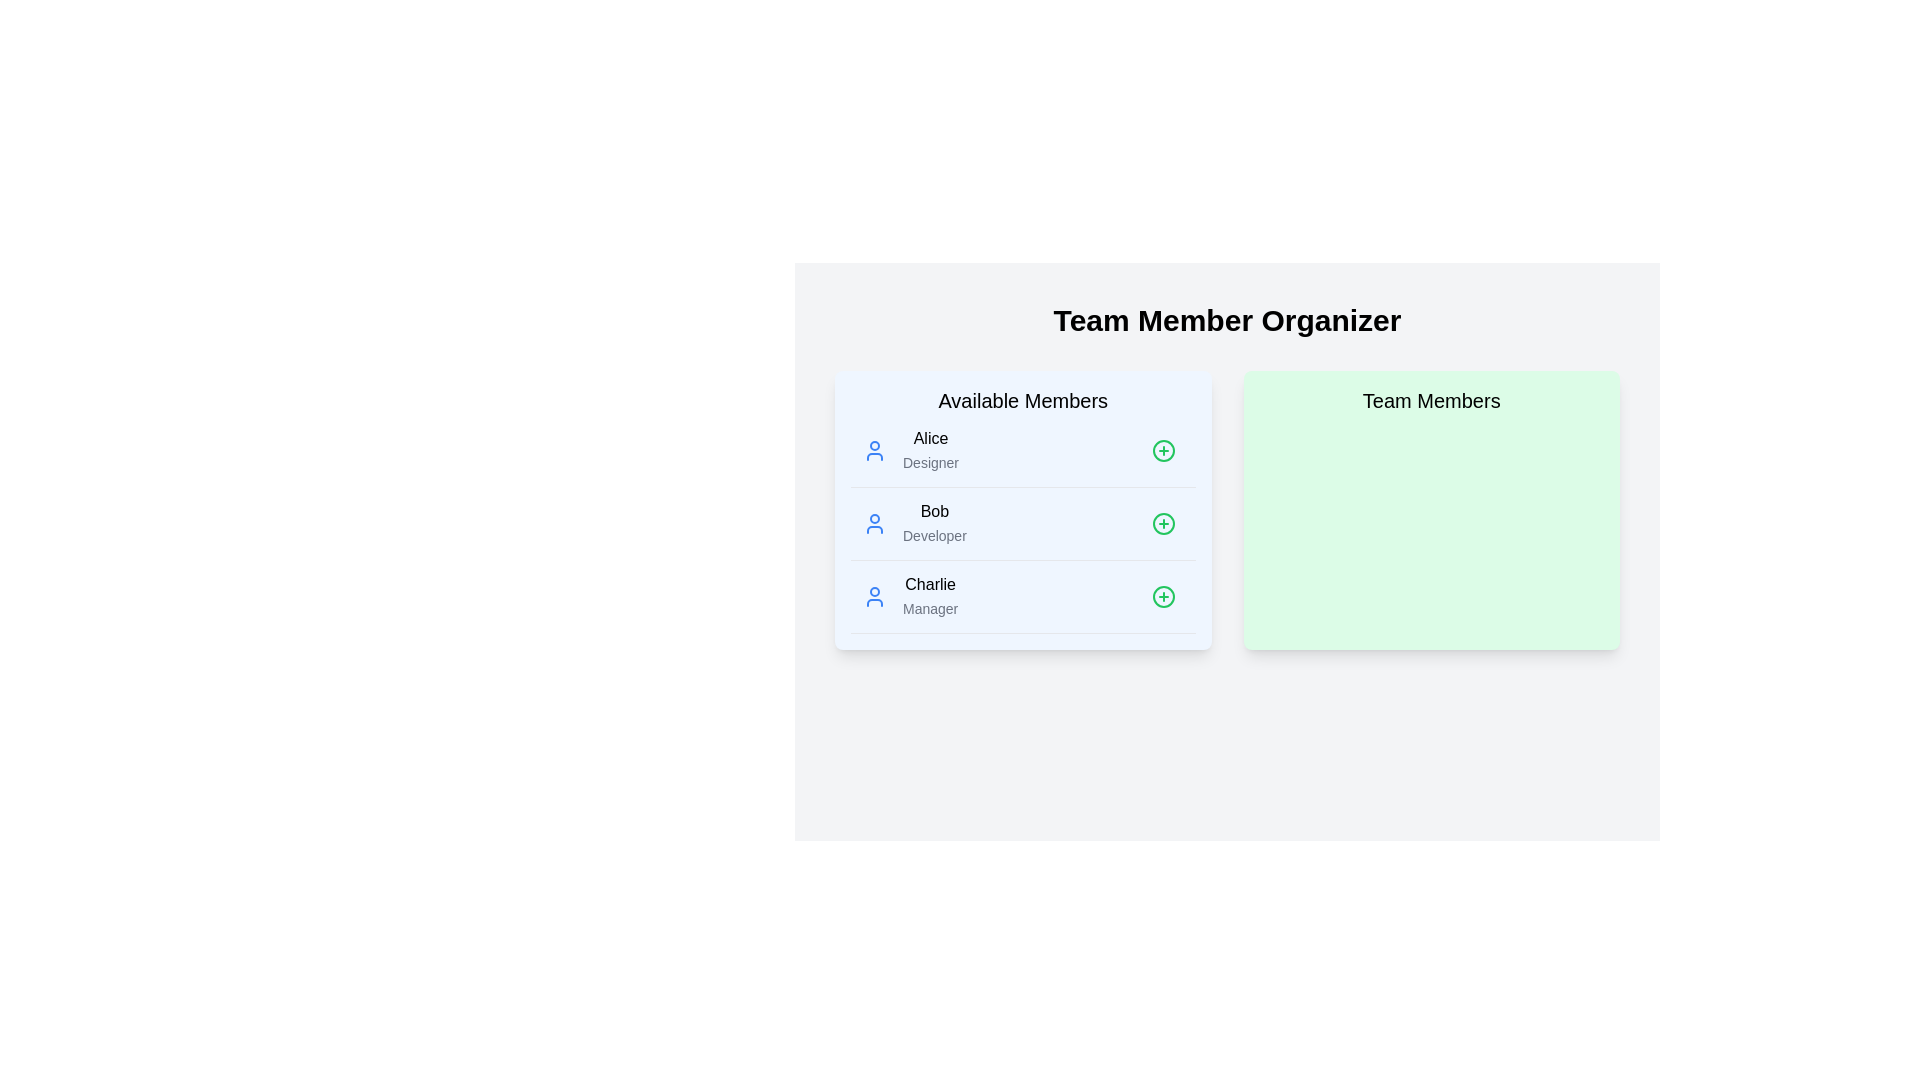 The height and width of the screenshot is (1080, 1920). What do you see at coordinates (1163, 523) in the screenshot?
I see `the circular icon or button located on the right side of 'Bob, Developer' in the 'Available Members' section to initiate an action` at bounding box center [1163, 523].